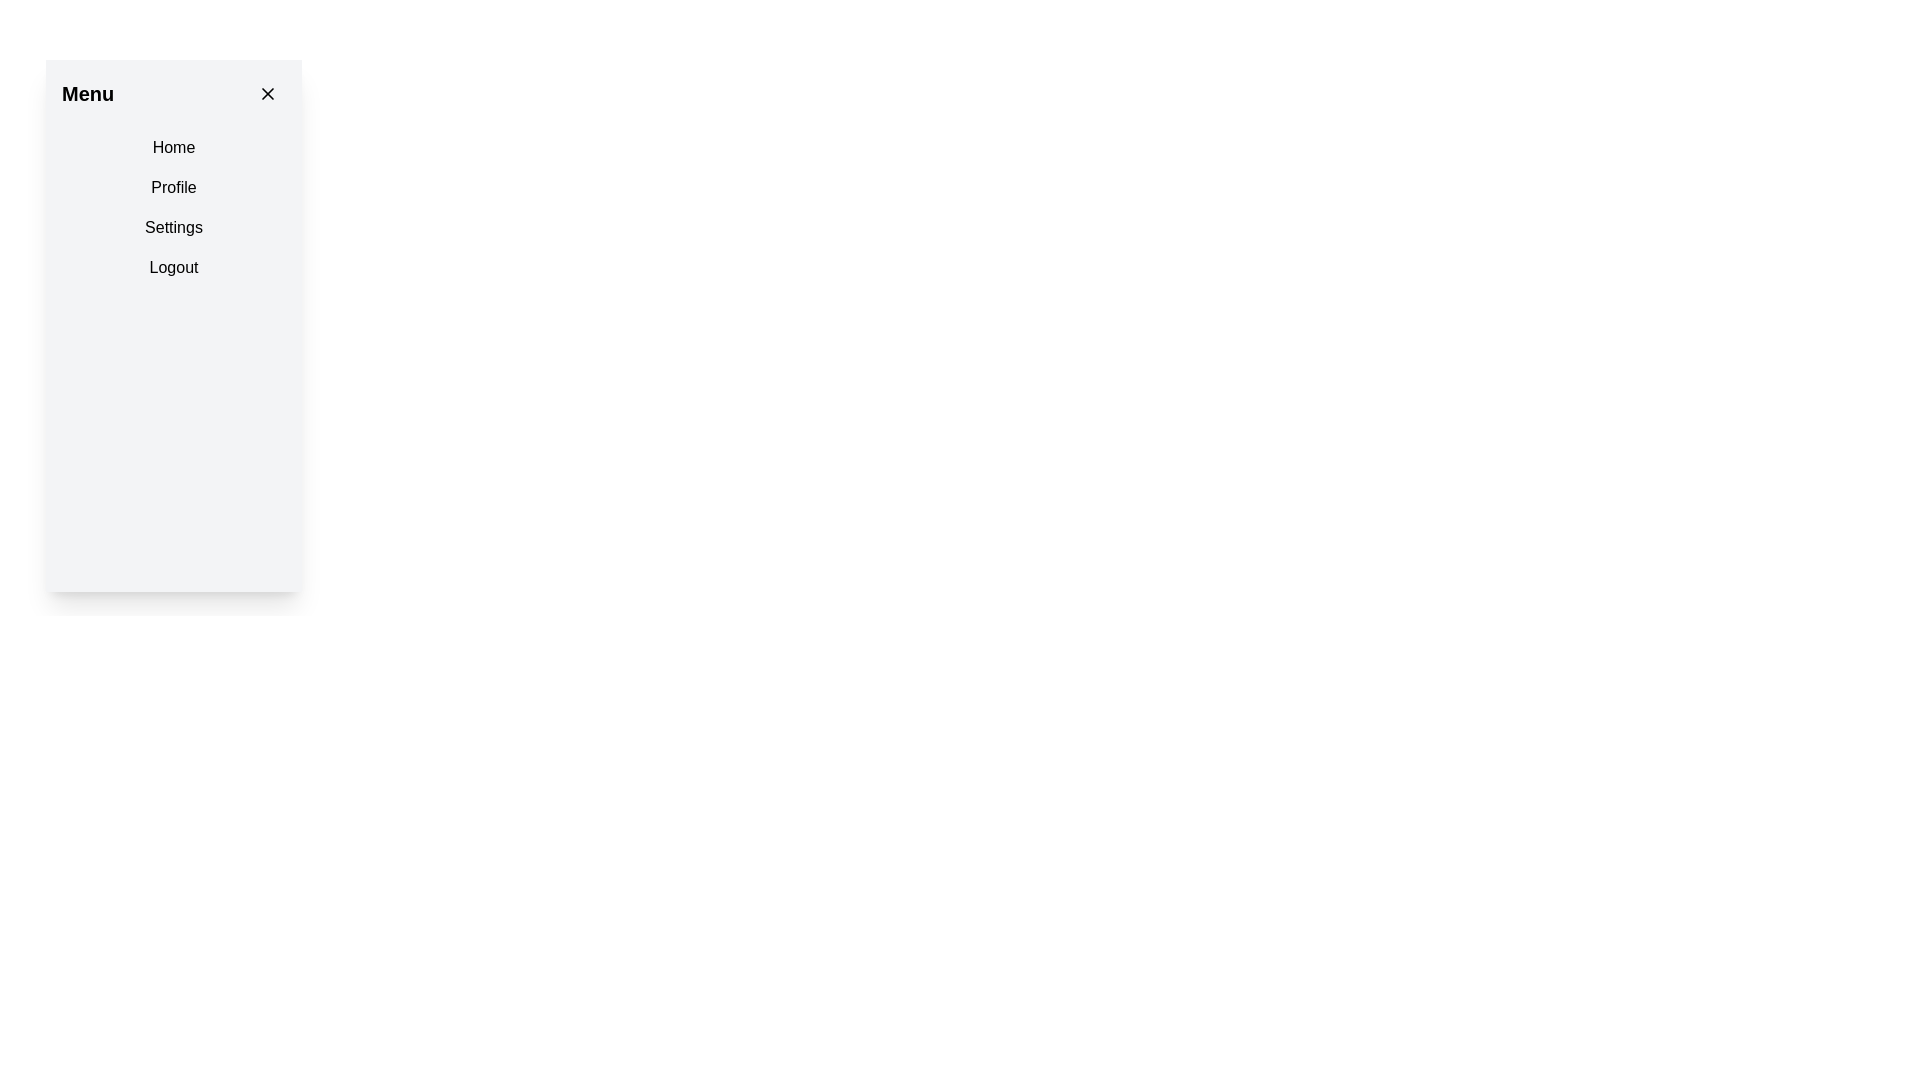  I want to click on the close button with a circular gray background and an 'X' icon, located at the top-right corner of the header bar containing the title 'Menu', so click(267, 93).